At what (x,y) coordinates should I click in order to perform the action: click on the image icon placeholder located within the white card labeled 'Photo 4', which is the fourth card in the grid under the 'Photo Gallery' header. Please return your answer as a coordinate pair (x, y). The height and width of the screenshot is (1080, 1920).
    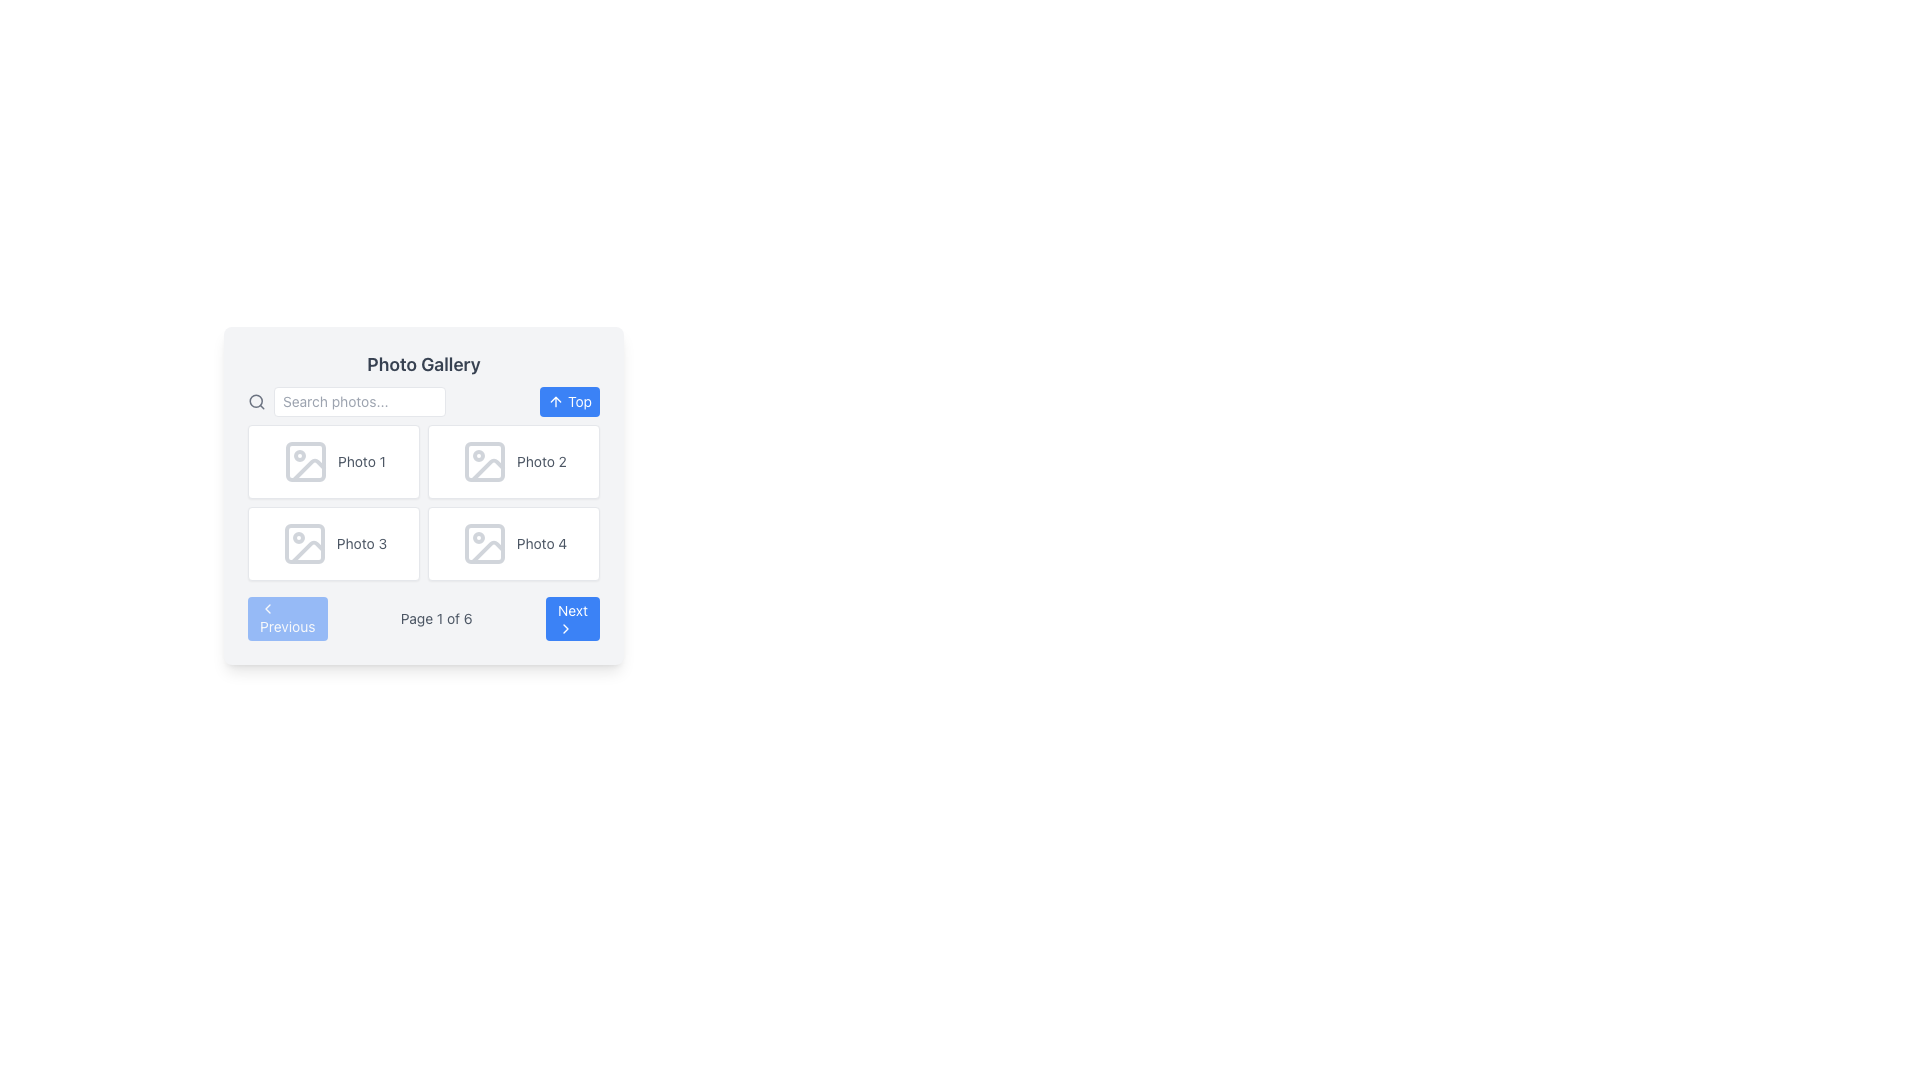
    Looking at the image, I should click on (484, 543).